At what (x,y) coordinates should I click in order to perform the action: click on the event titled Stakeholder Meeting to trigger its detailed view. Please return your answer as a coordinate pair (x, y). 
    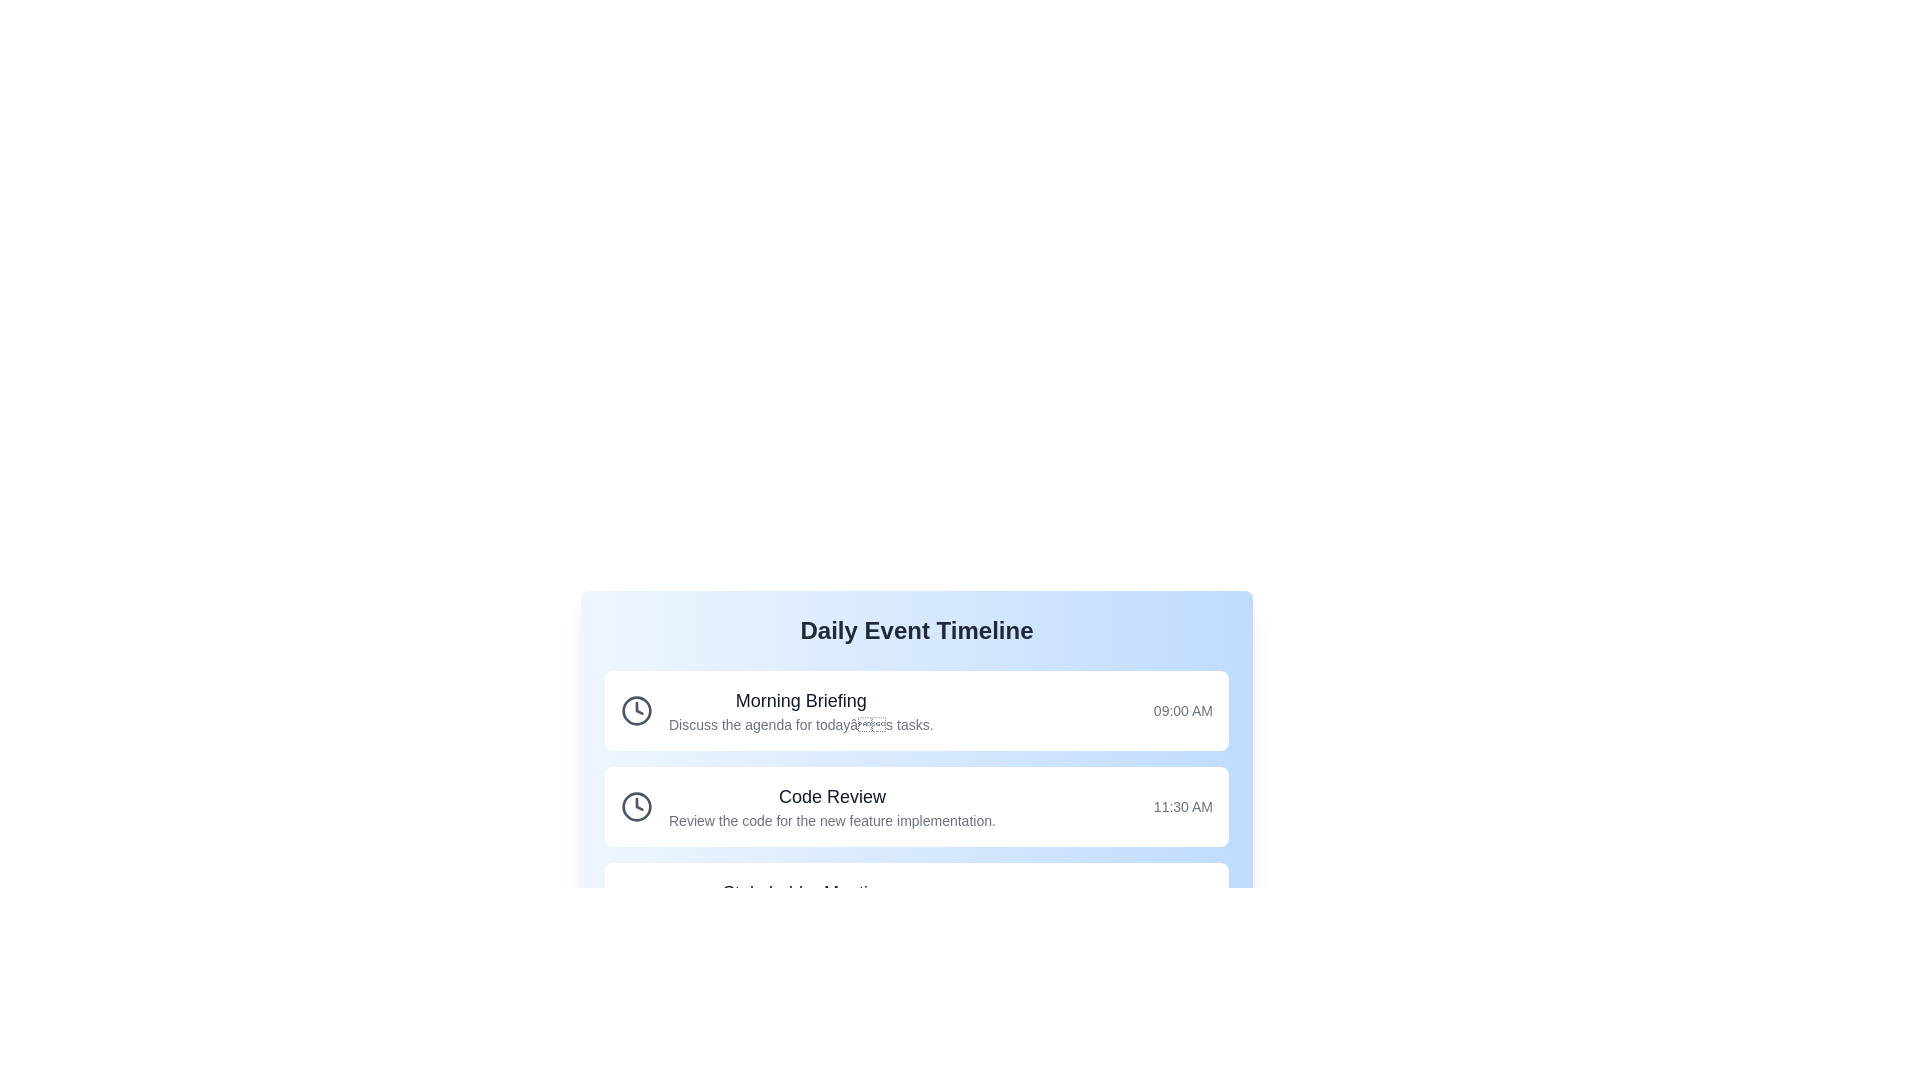
    Looking at the image, I should click on (915, 902).